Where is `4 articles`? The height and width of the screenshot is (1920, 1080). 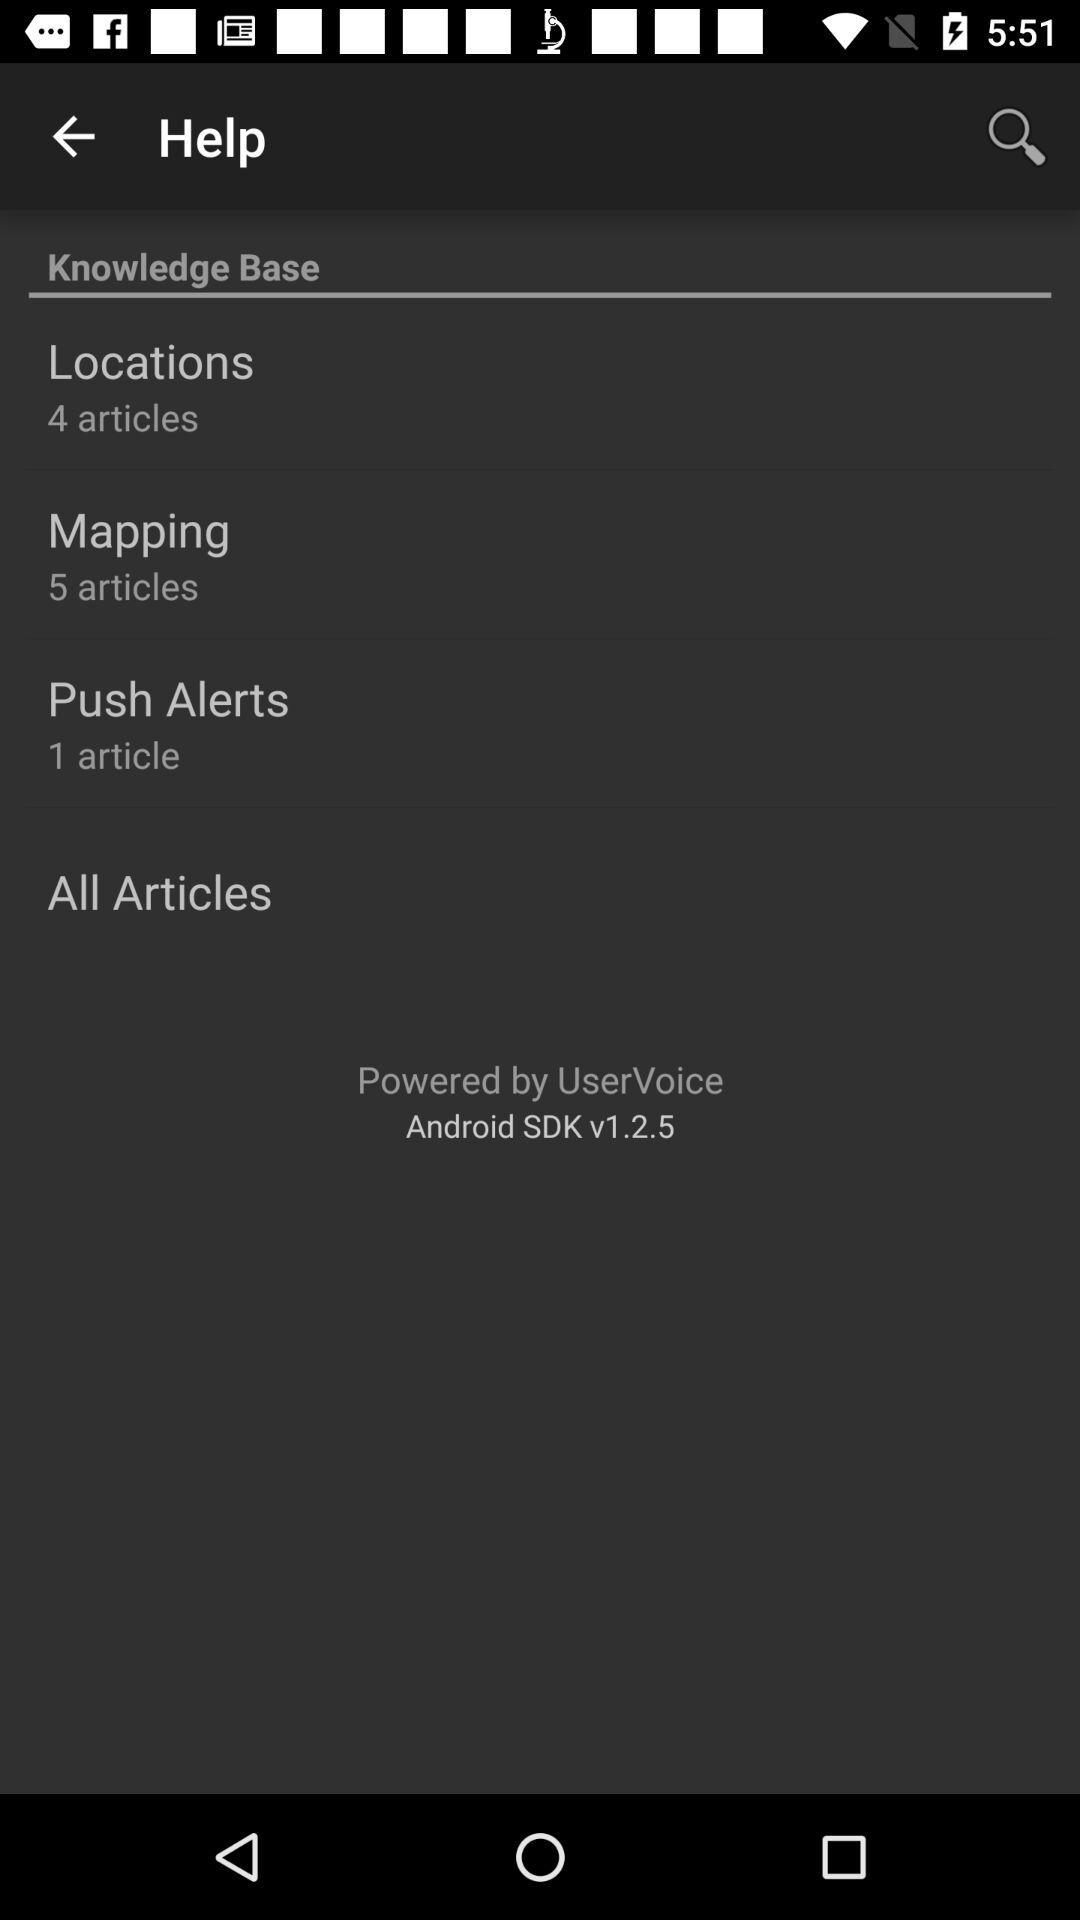 4 articles is located at coordinates (123, 416).